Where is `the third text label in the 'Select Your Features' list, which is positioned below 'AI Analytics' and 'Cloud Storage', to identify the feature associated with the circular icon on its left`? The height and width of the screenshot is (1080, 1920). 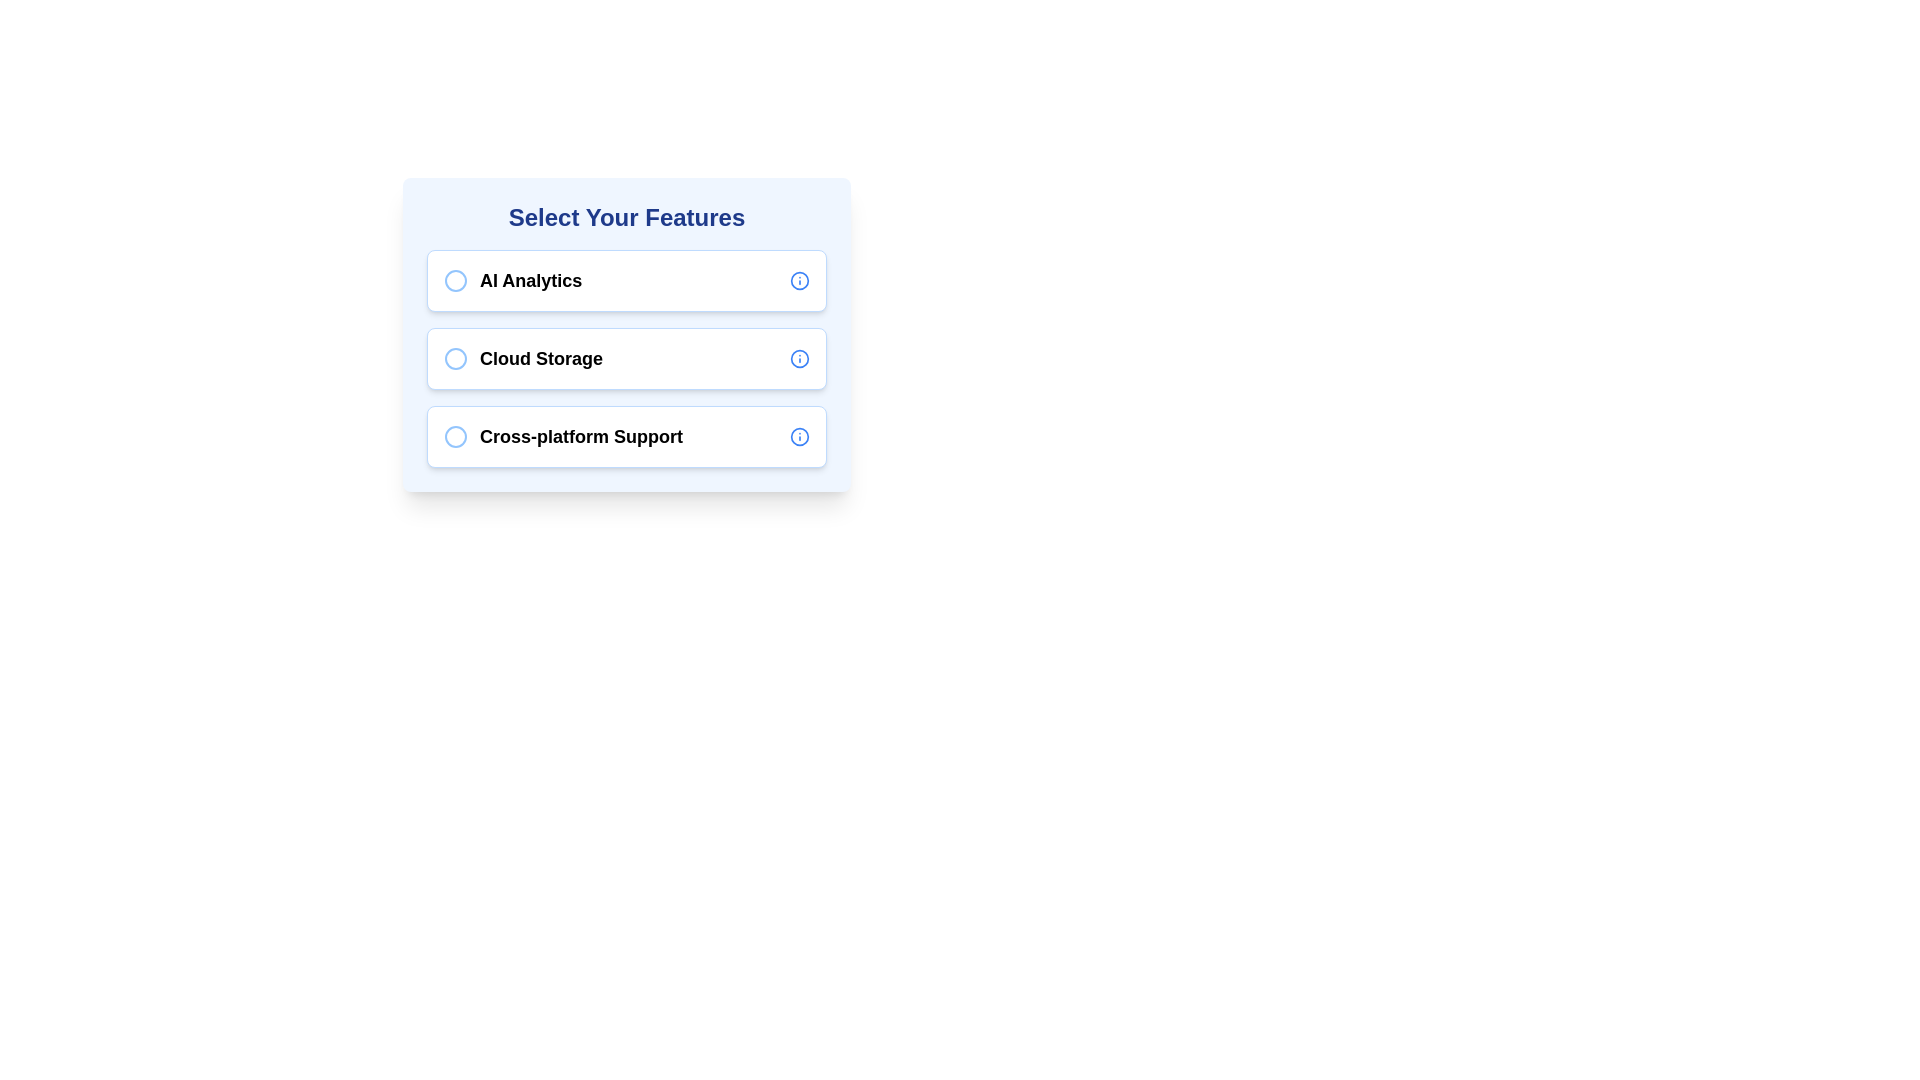
the third text label in the 'Select Your Features' list, which is positioned below 'AI Analytics' and 'Cloud Storage', to identify the feature associated with the circular icon on its left is located at coordinates (580, 435).